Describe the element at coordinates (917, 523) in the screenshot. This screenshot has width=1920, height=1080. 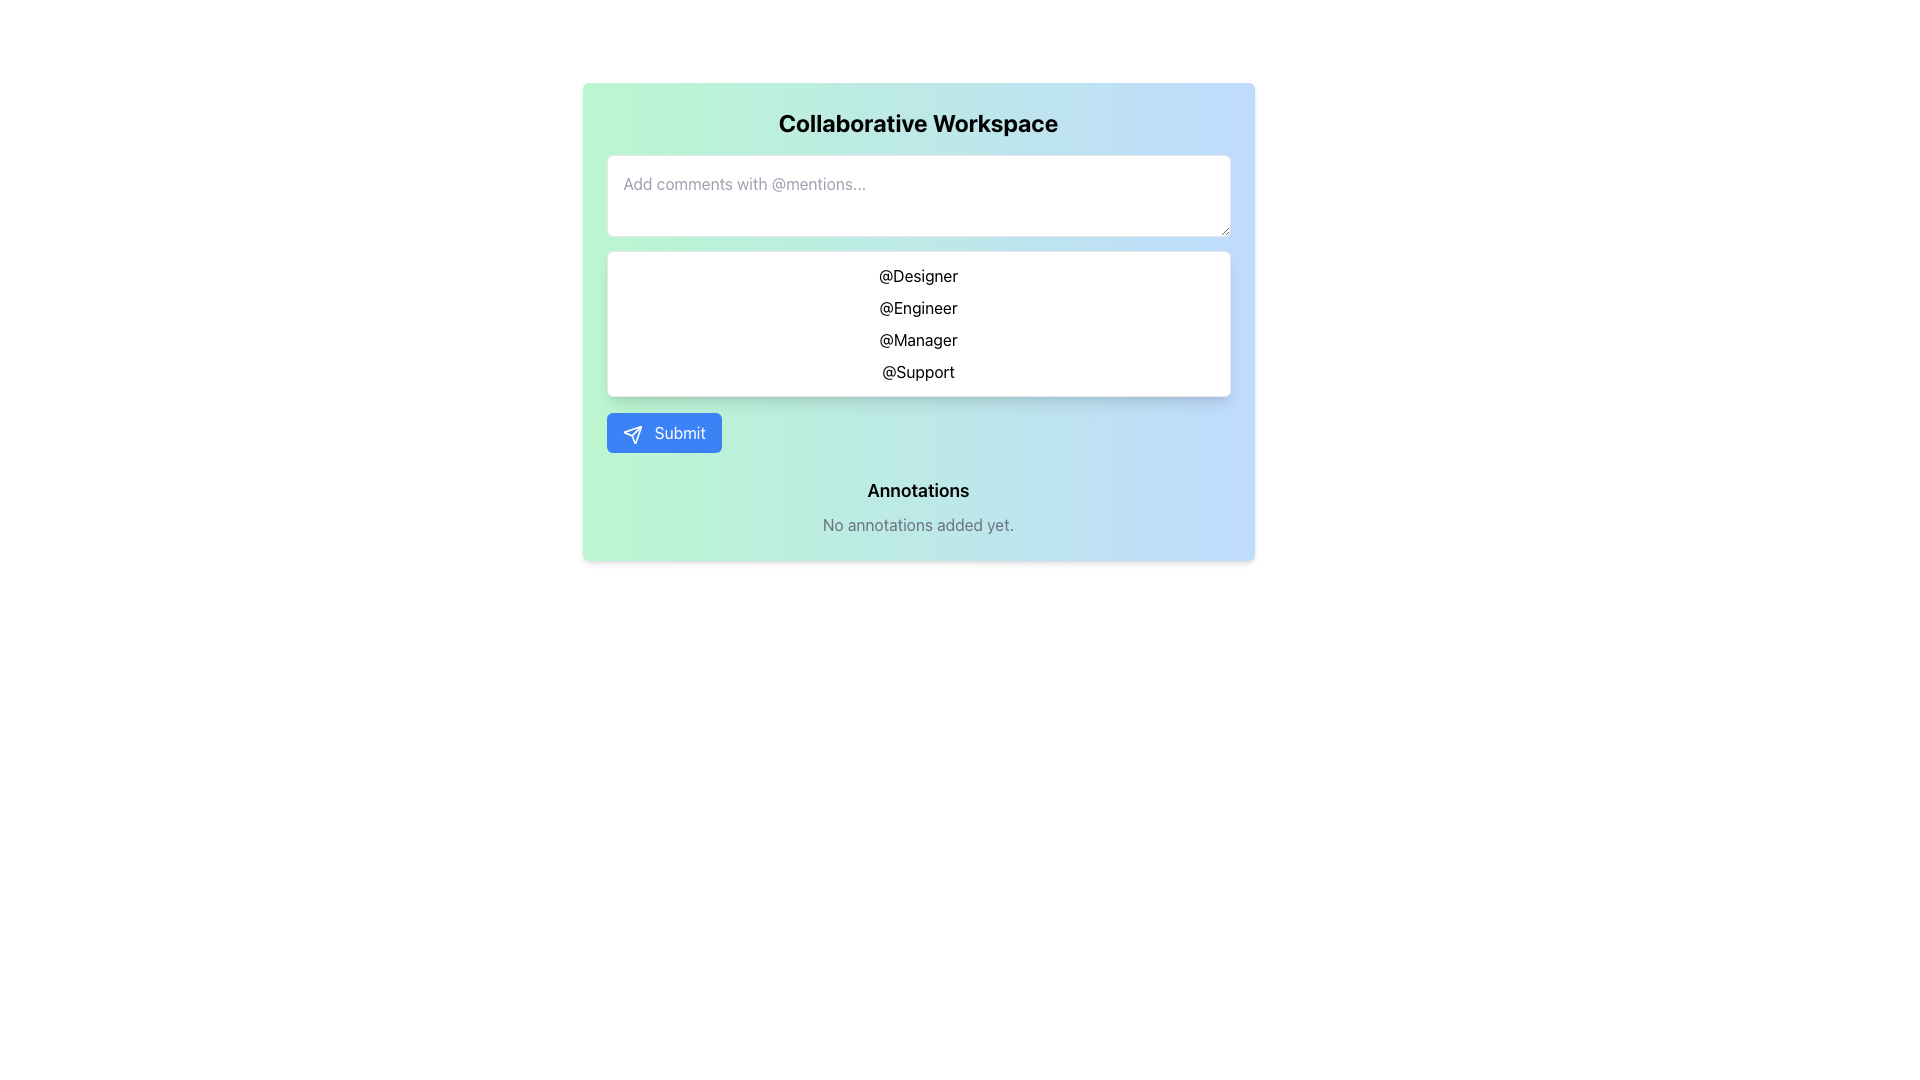
I see `the informational Text Label that indicates no annotations have been made yet, located directly under the 'Annotations' section and centered within the blue content area` at that location.